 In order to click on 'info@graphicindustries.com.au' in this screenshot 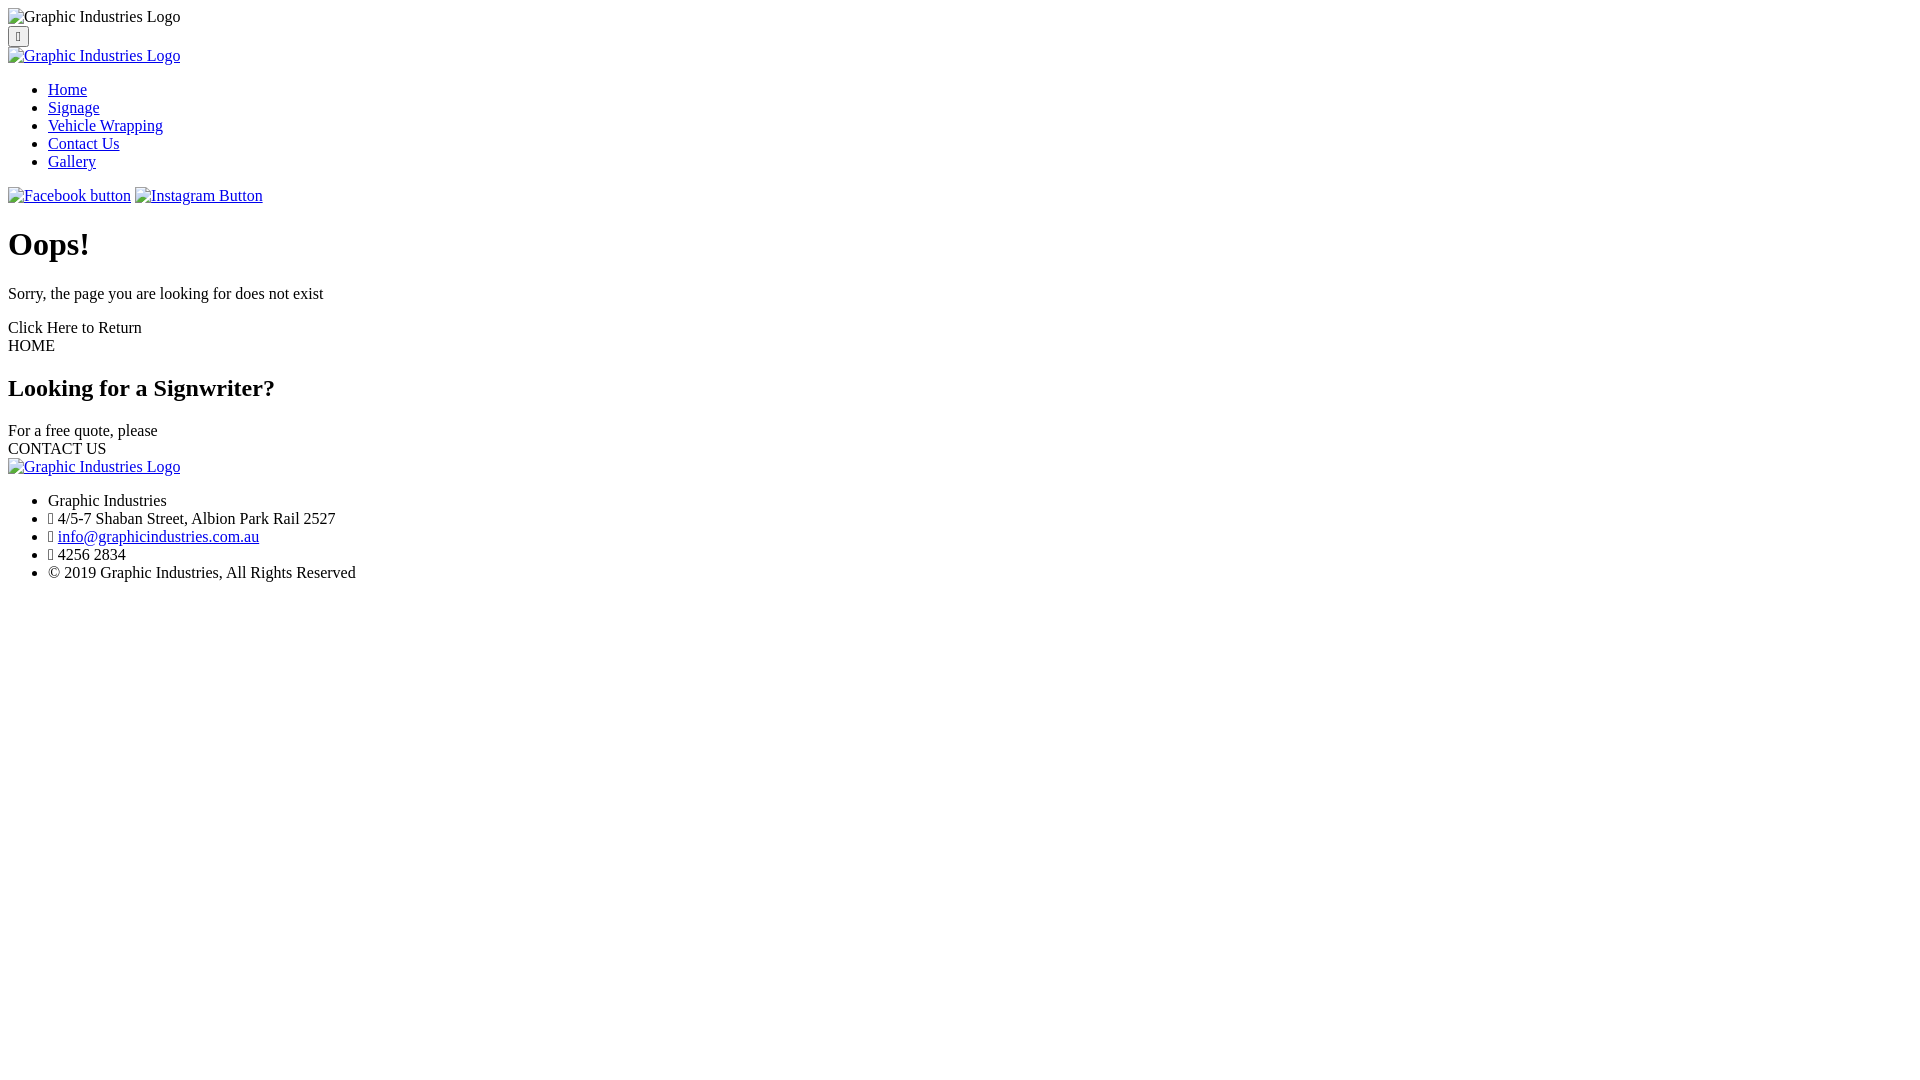, I will do `click(157, 535)`.